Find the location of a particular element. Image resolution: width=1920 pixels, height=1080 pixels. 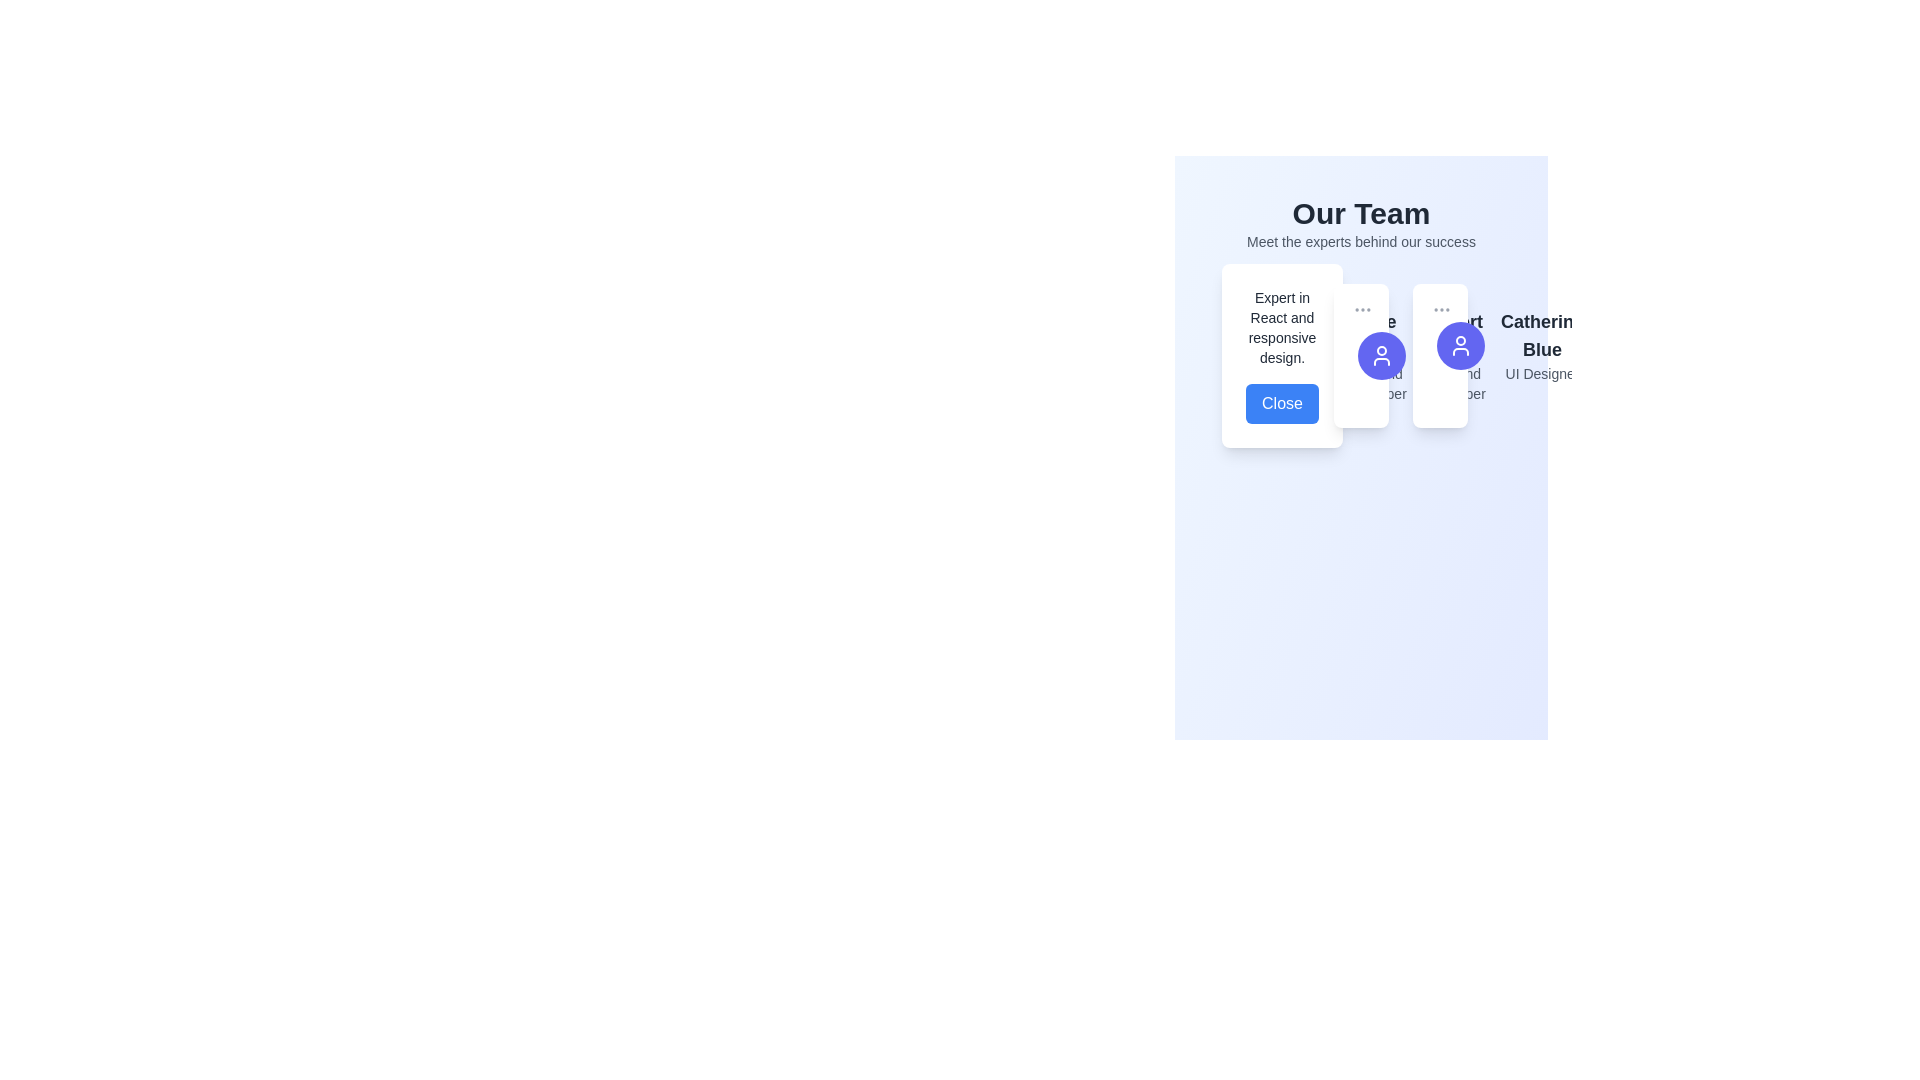

the title text component displaying the user's name, located at the top right section of a card or tile is located at coordinates (1453, 334).